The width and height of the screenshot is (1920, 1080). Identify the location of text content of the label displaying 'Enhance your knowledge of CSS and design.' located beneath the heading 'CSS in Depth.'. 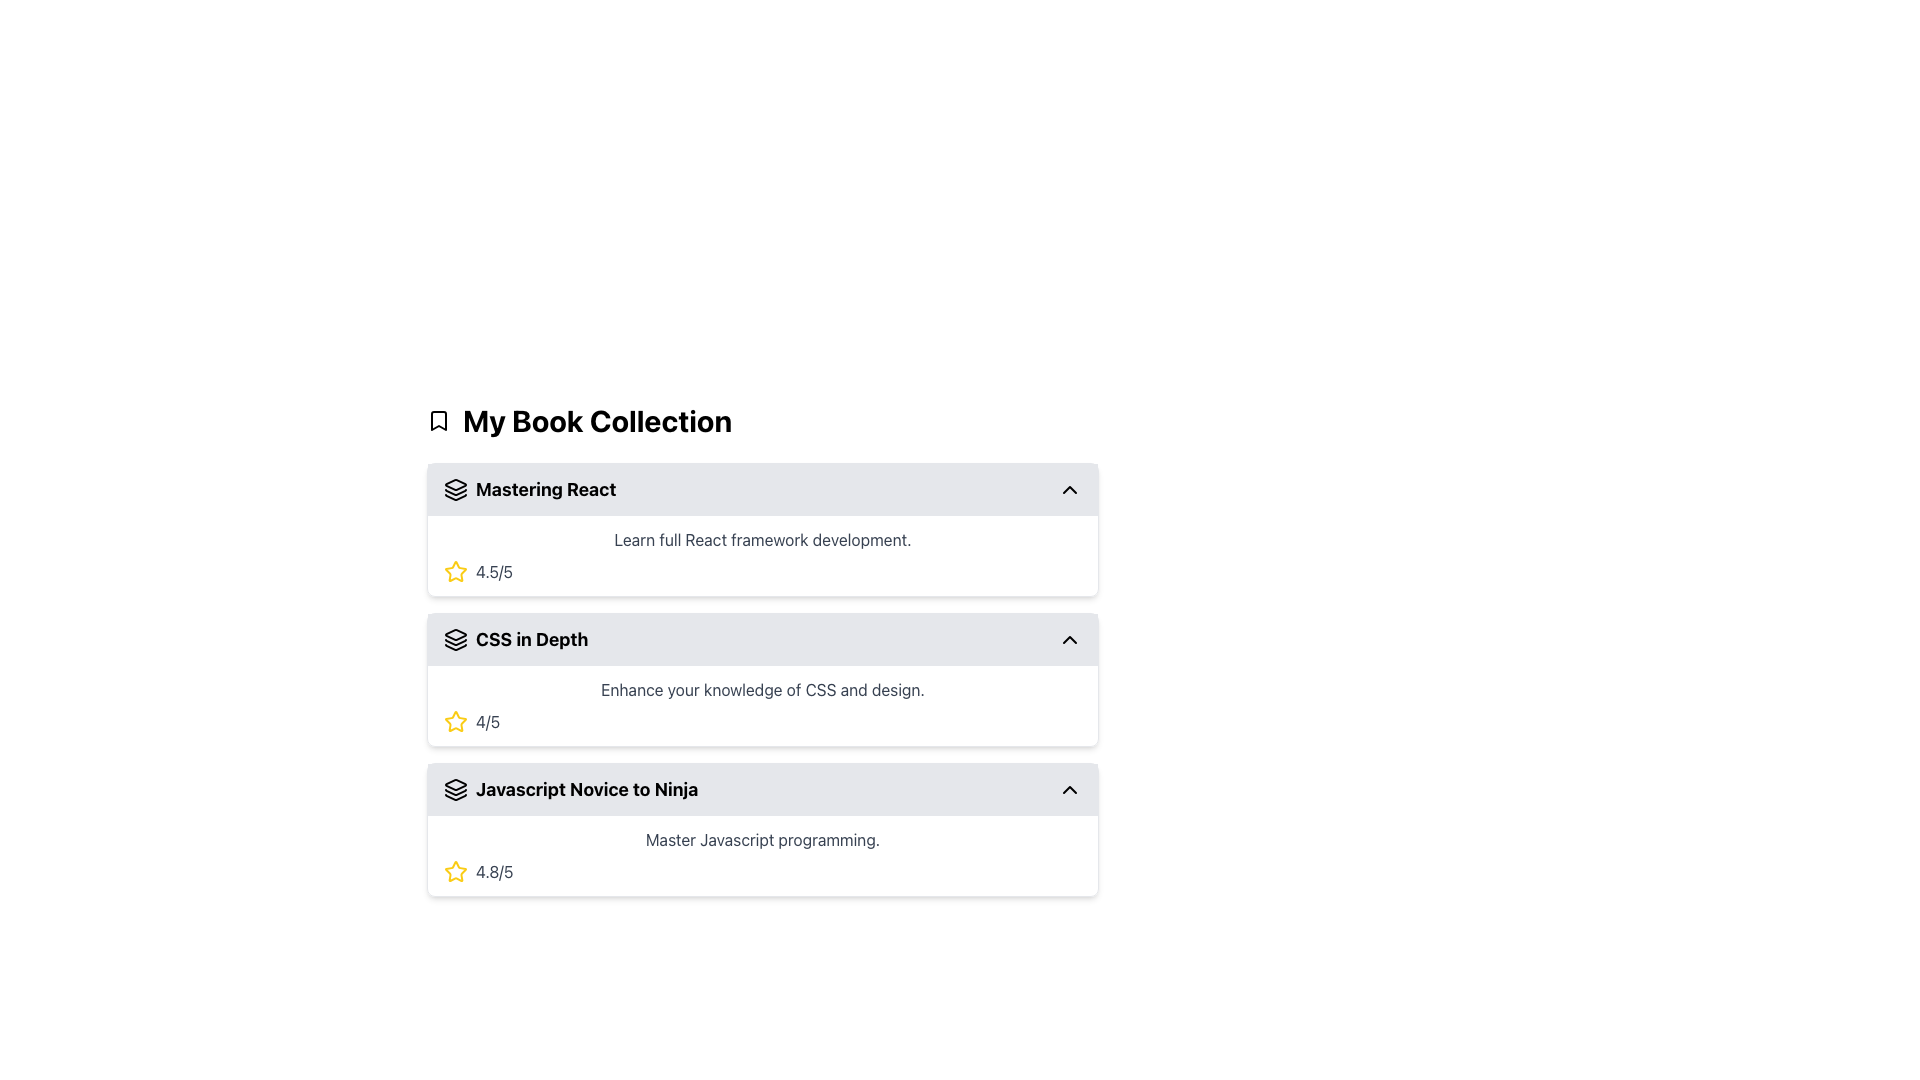
(762, 689).